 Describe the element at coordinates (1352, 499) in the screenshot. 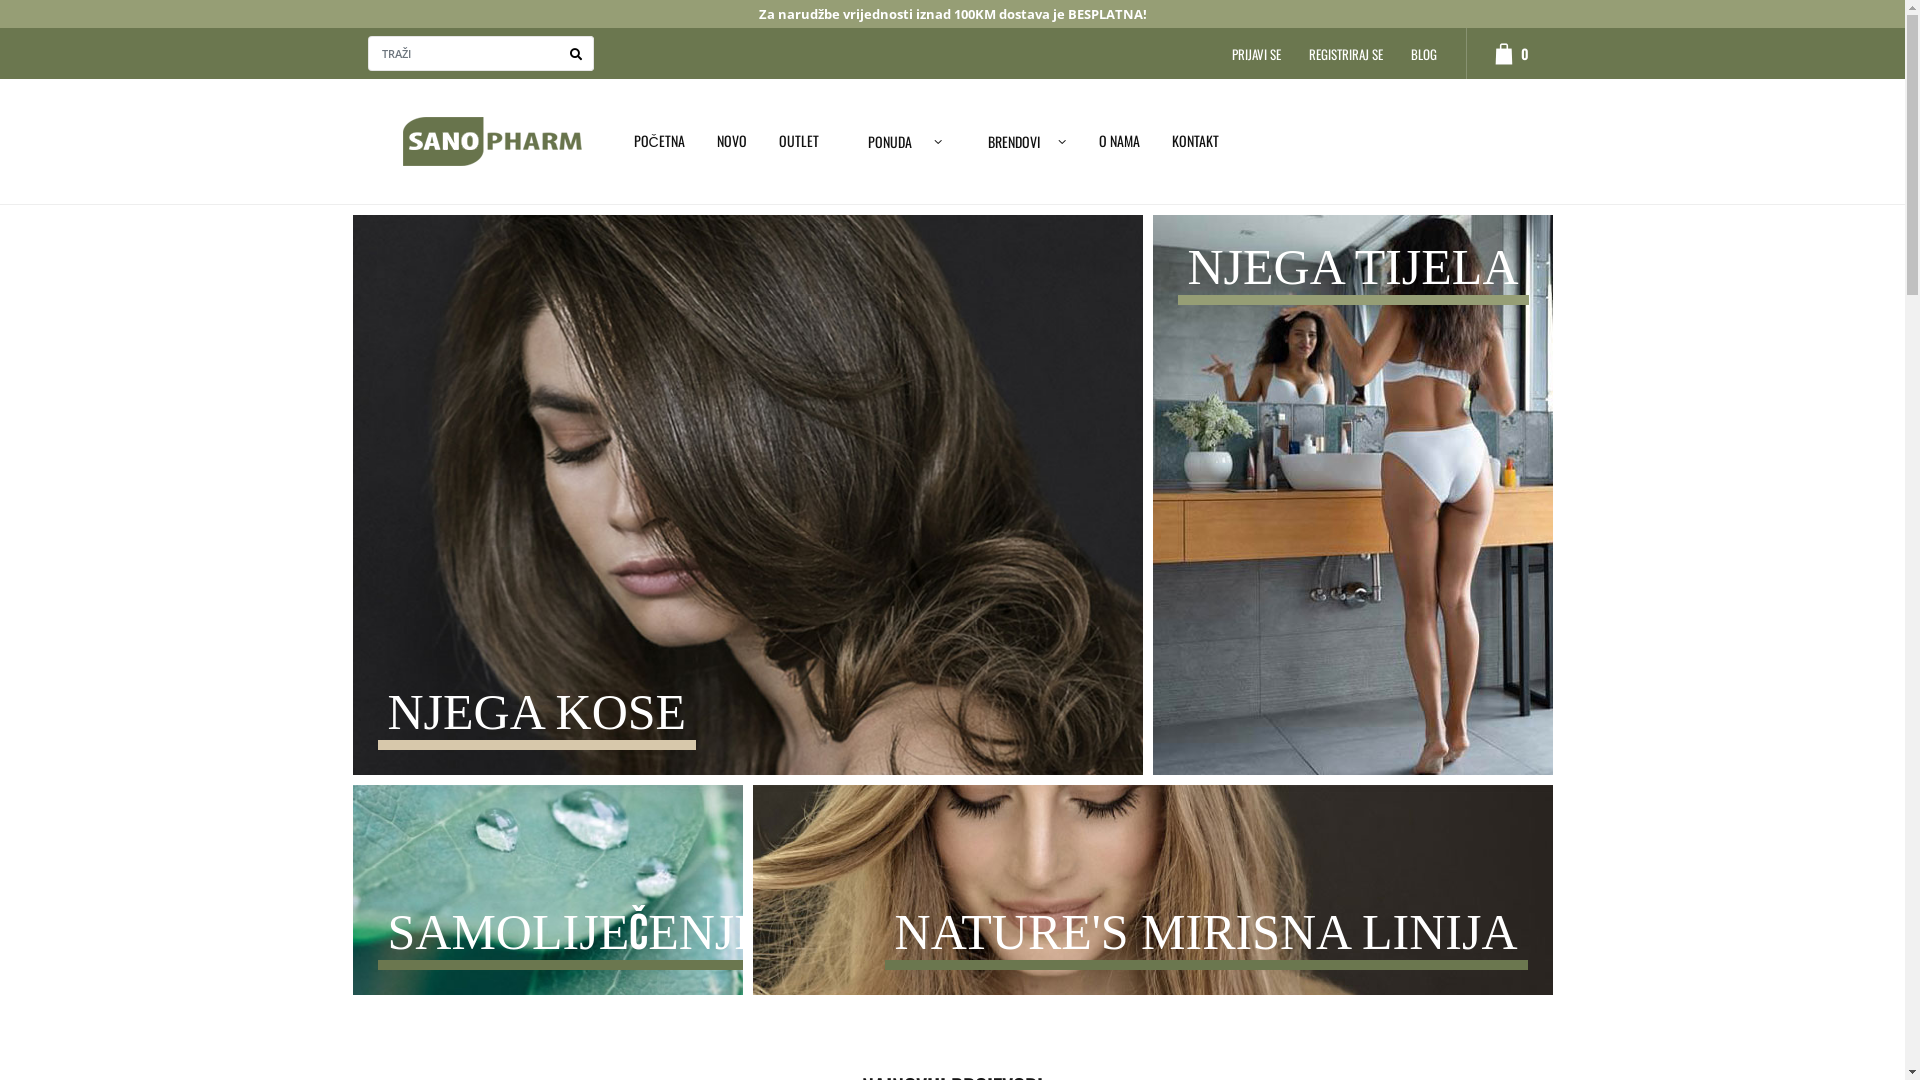

I see `'NJEGA TIJELA'` at that location.